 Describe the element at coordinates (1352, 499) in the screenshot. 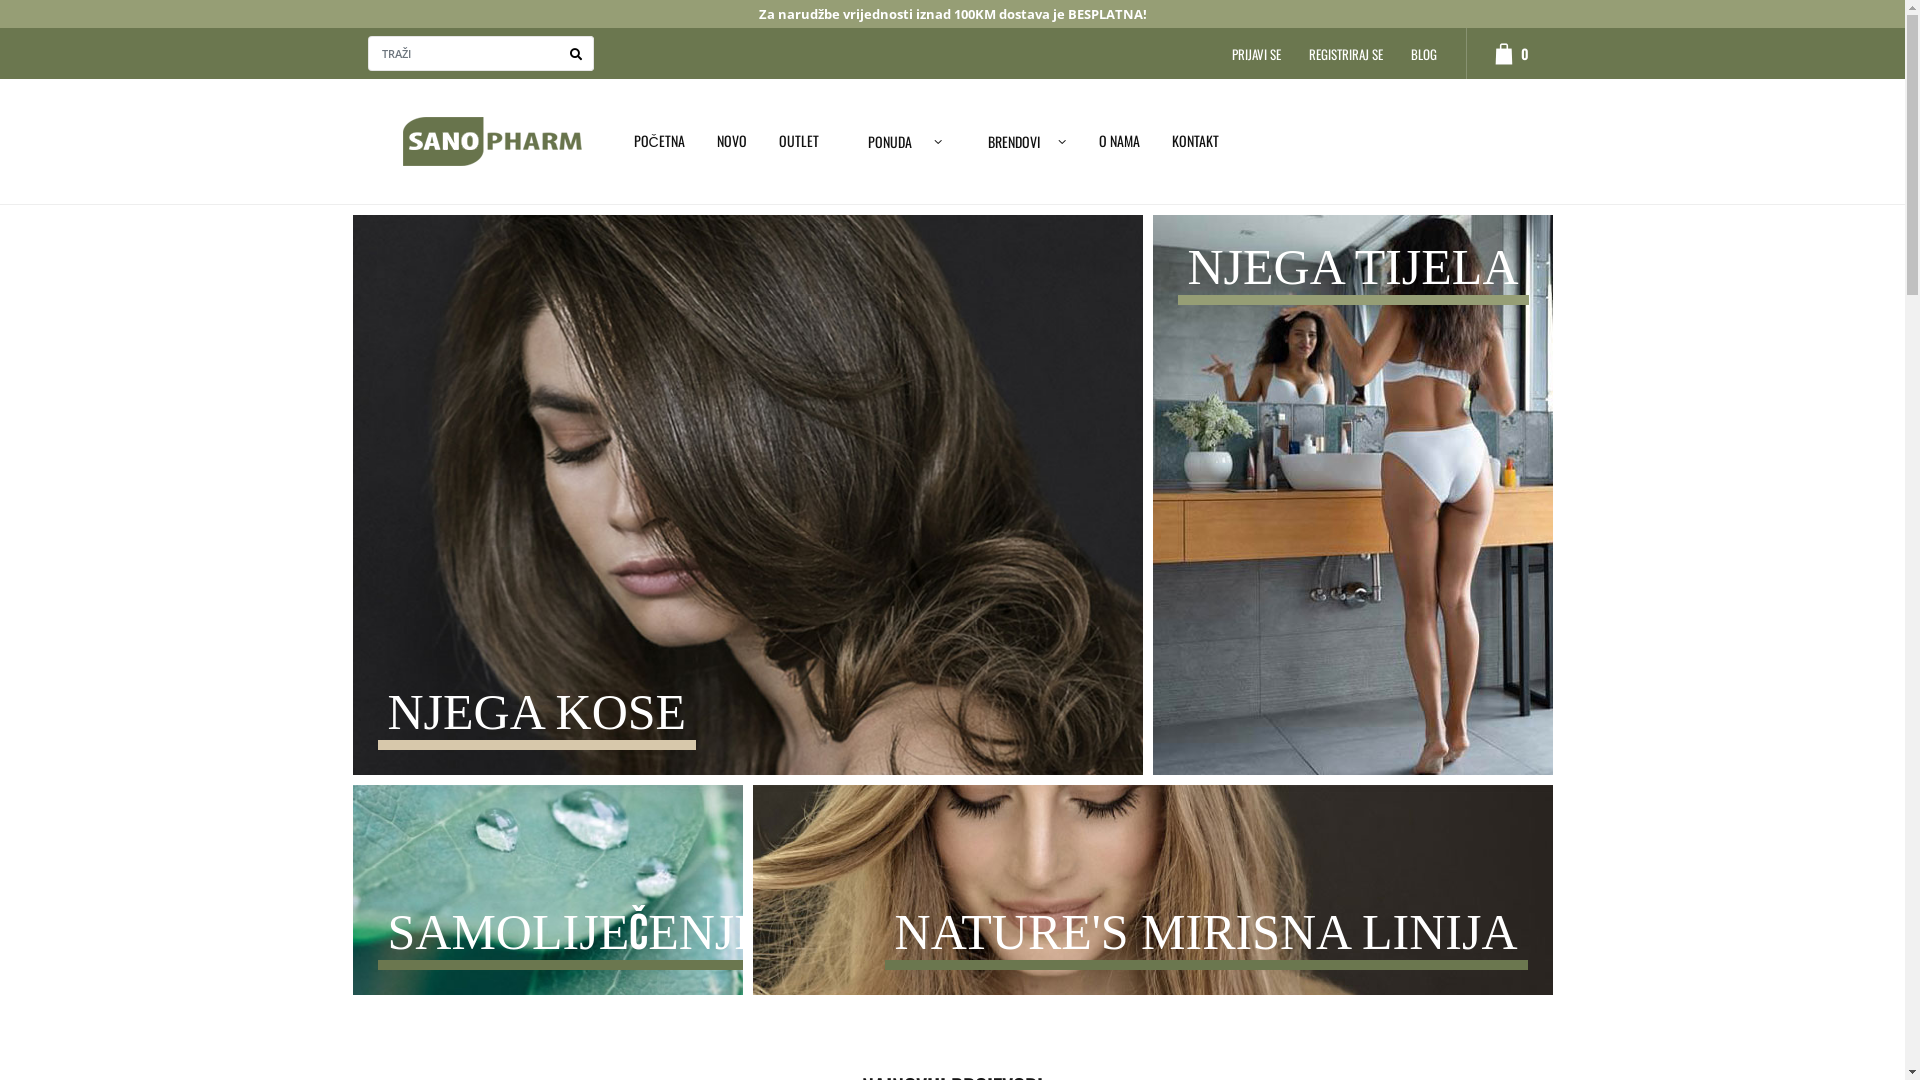

I see `'NJEGA TIJELA'` at that location.